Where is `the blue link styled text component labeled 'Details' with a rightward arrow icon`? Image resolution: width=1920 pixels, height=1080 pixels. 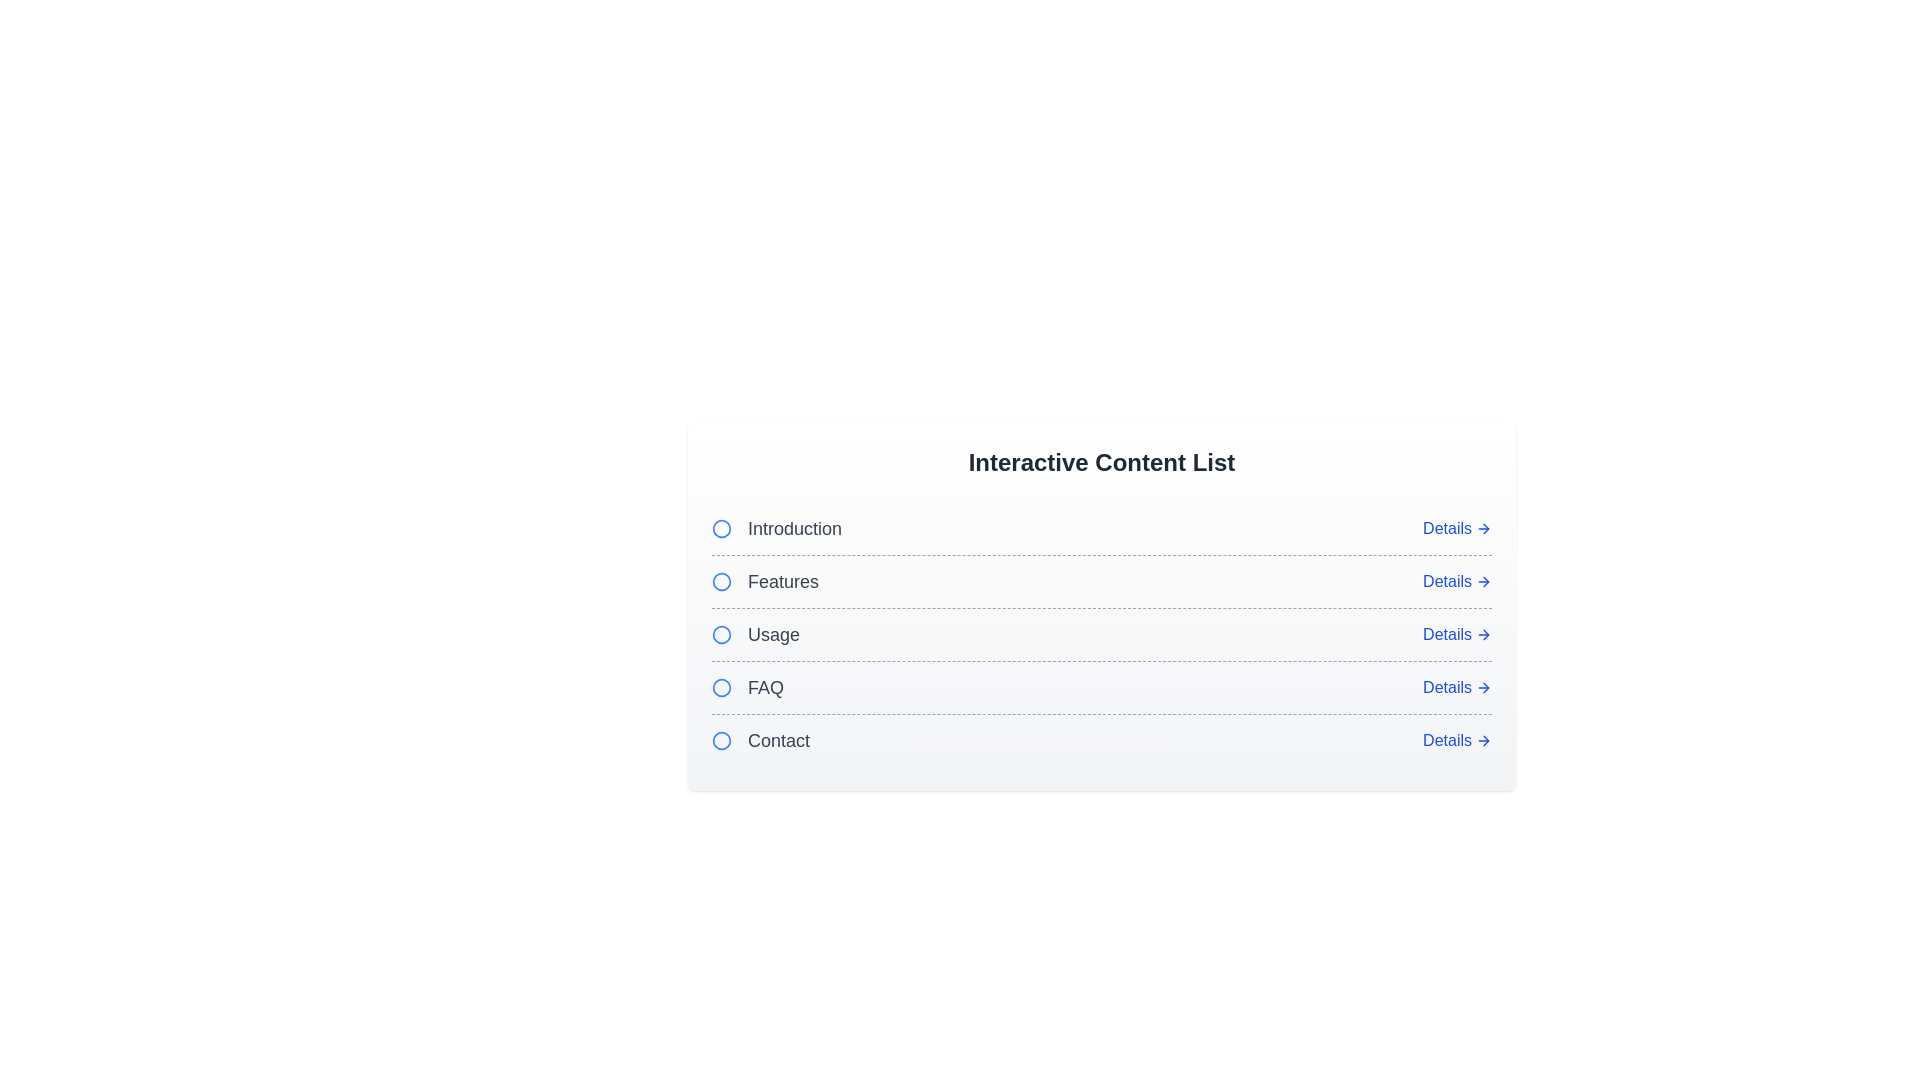 the blue link styled text component labeled 'Details' with a rightward arrow icon is located at coordinates (1457, 686).